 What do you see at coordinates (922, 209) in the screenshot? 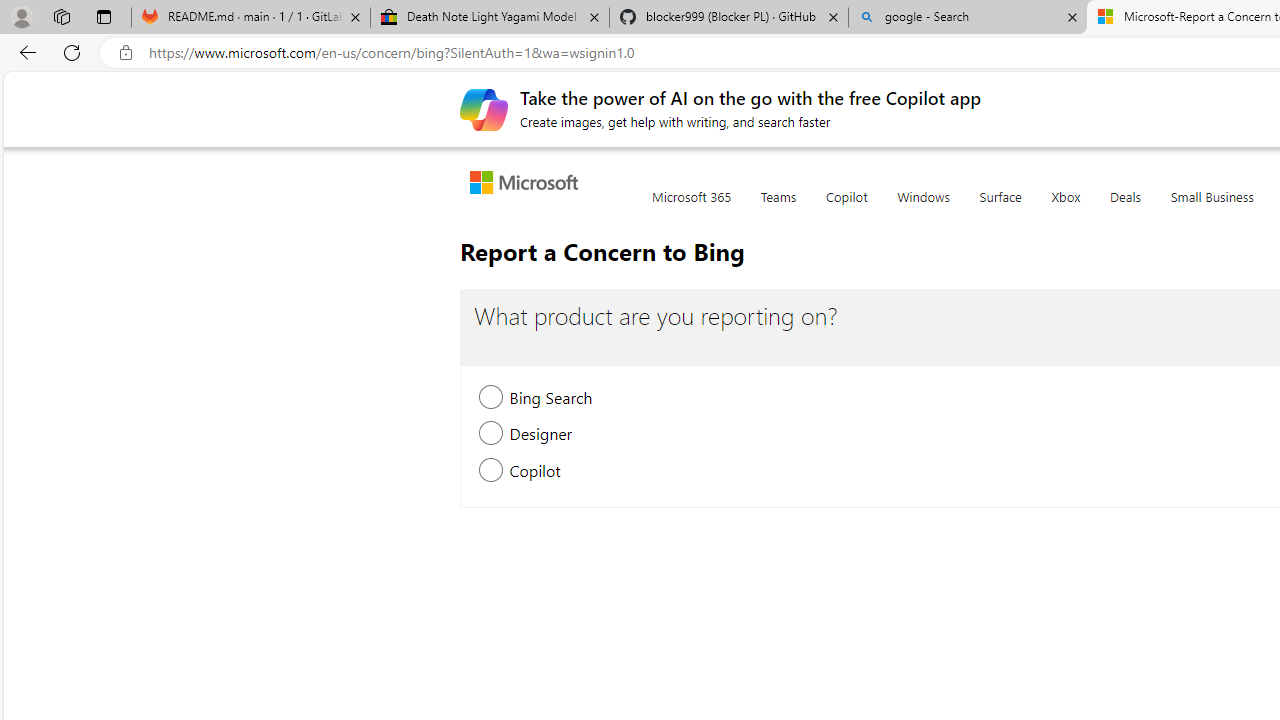
I see `'Windows'` at bounding box center [922, 209].